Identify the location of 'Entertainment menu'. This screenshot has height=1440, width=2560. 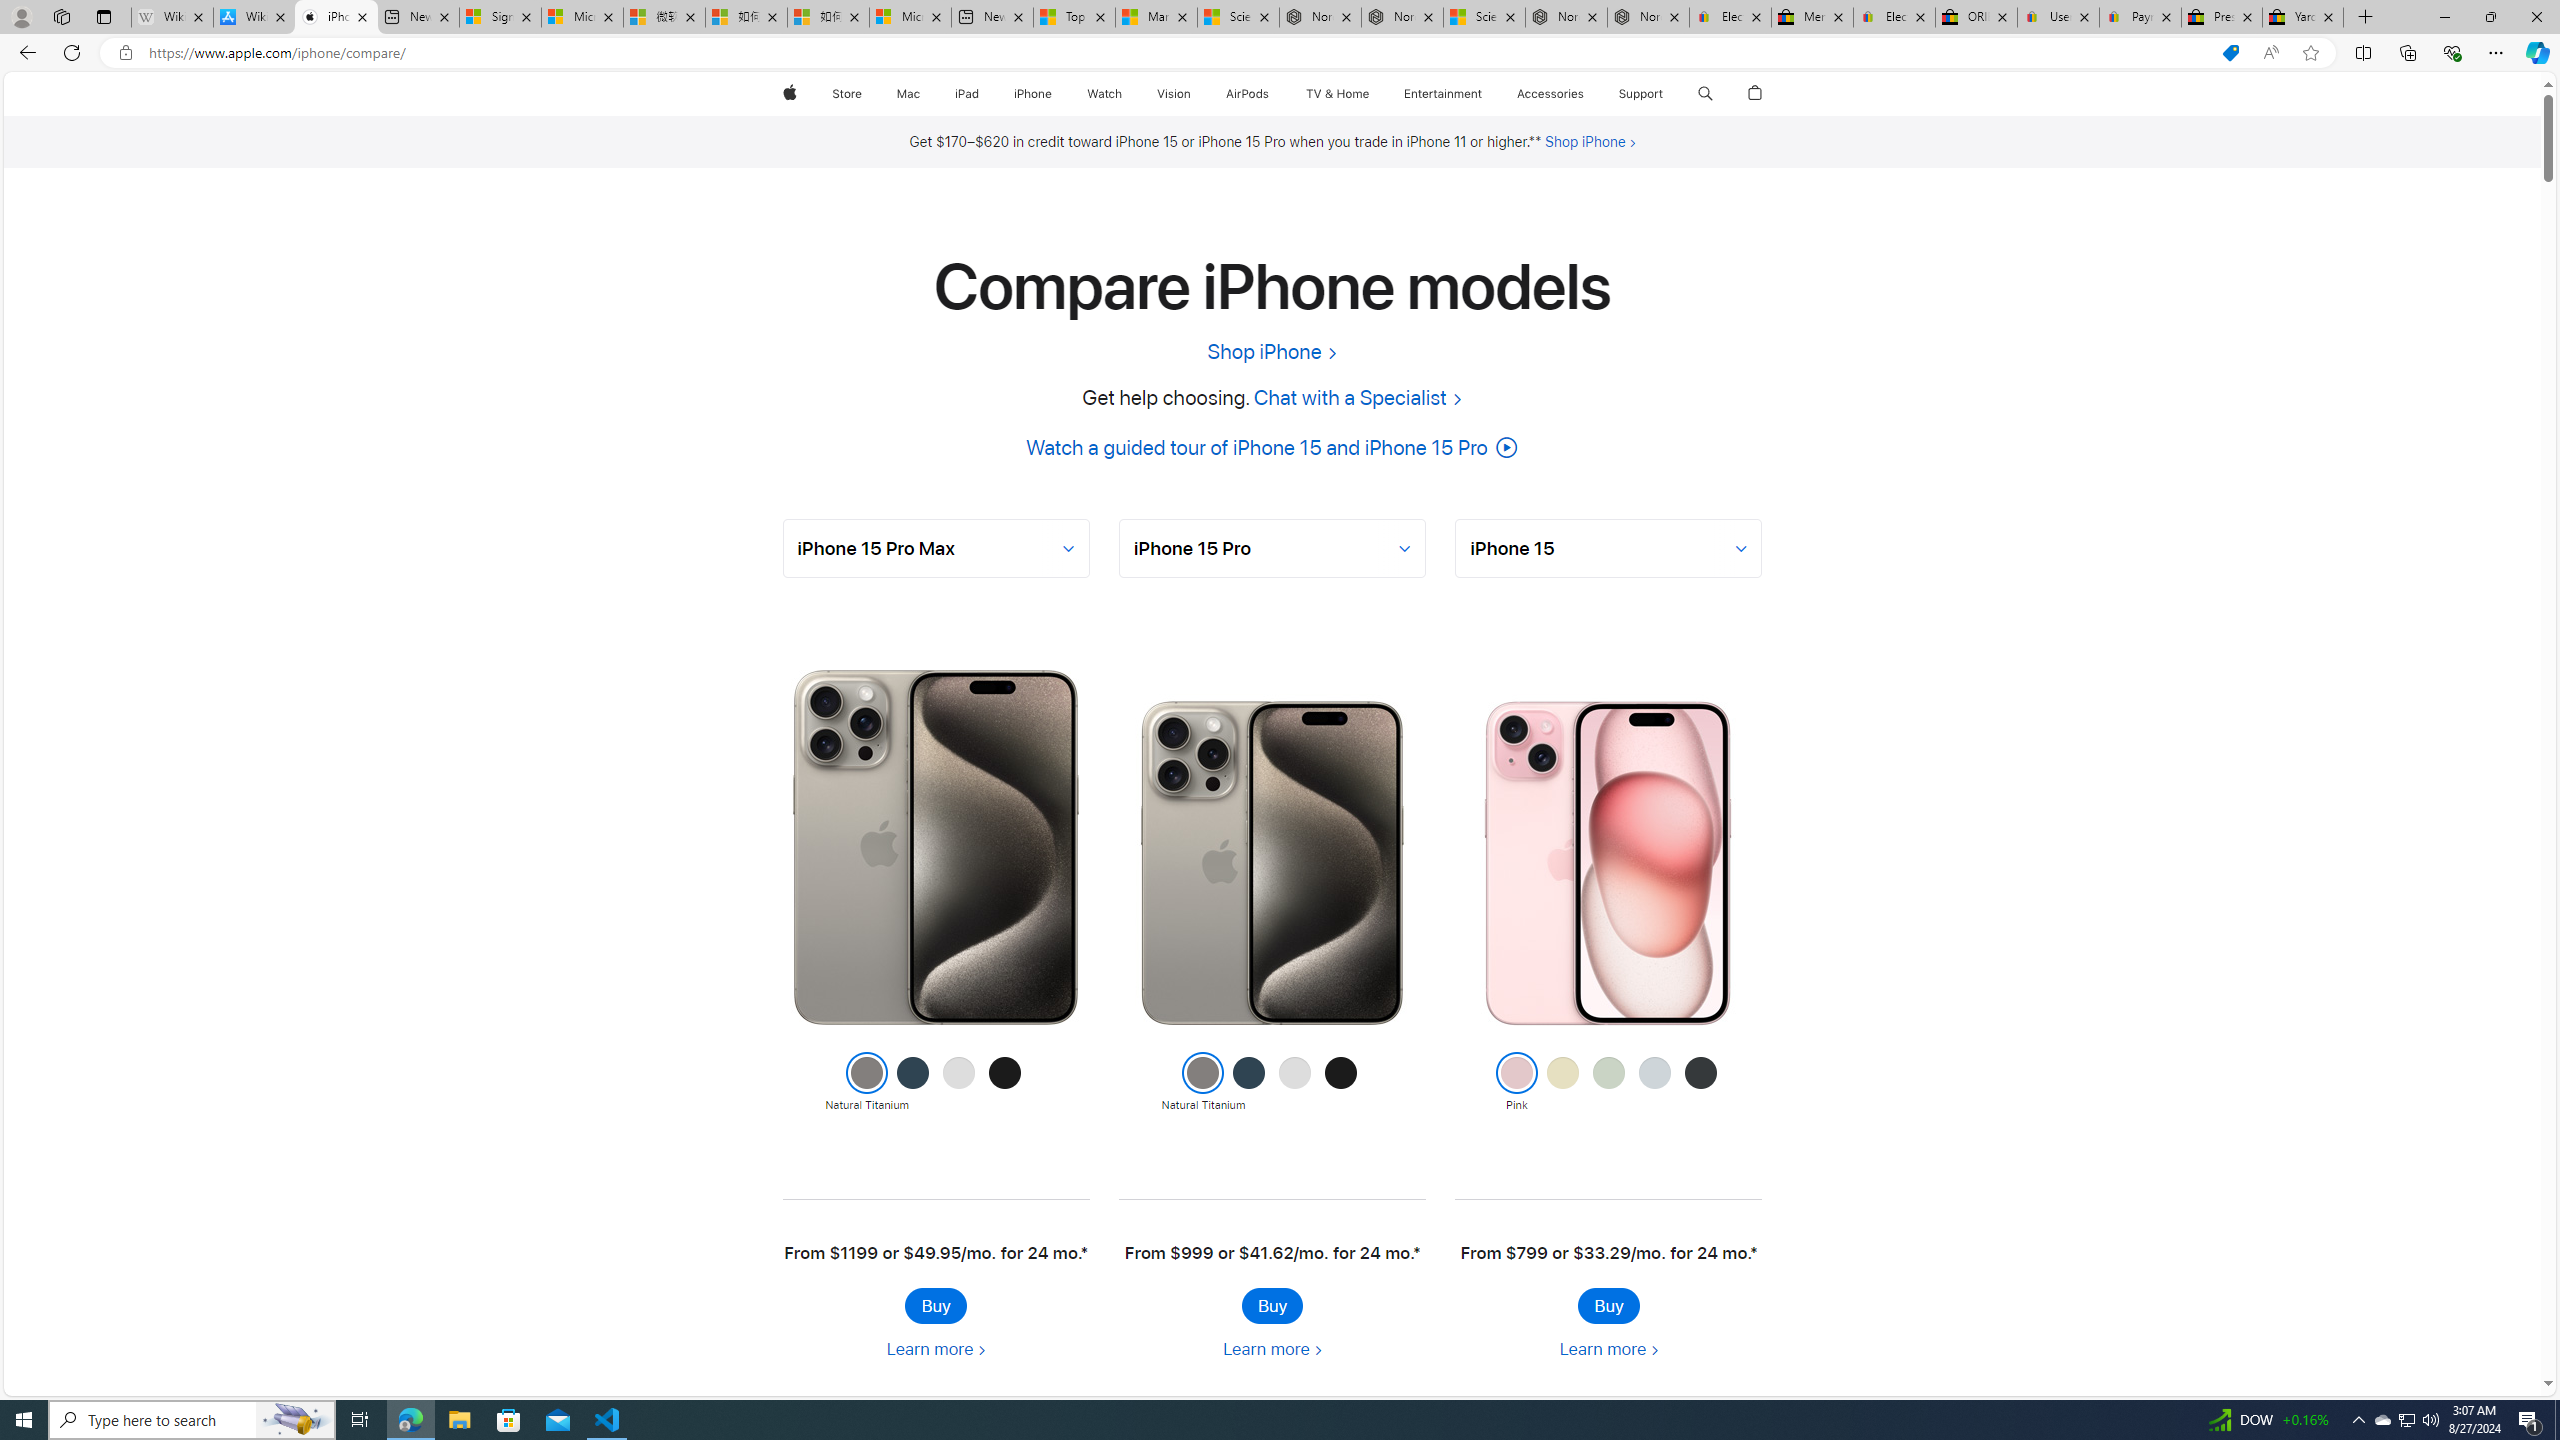
(1485, 93).